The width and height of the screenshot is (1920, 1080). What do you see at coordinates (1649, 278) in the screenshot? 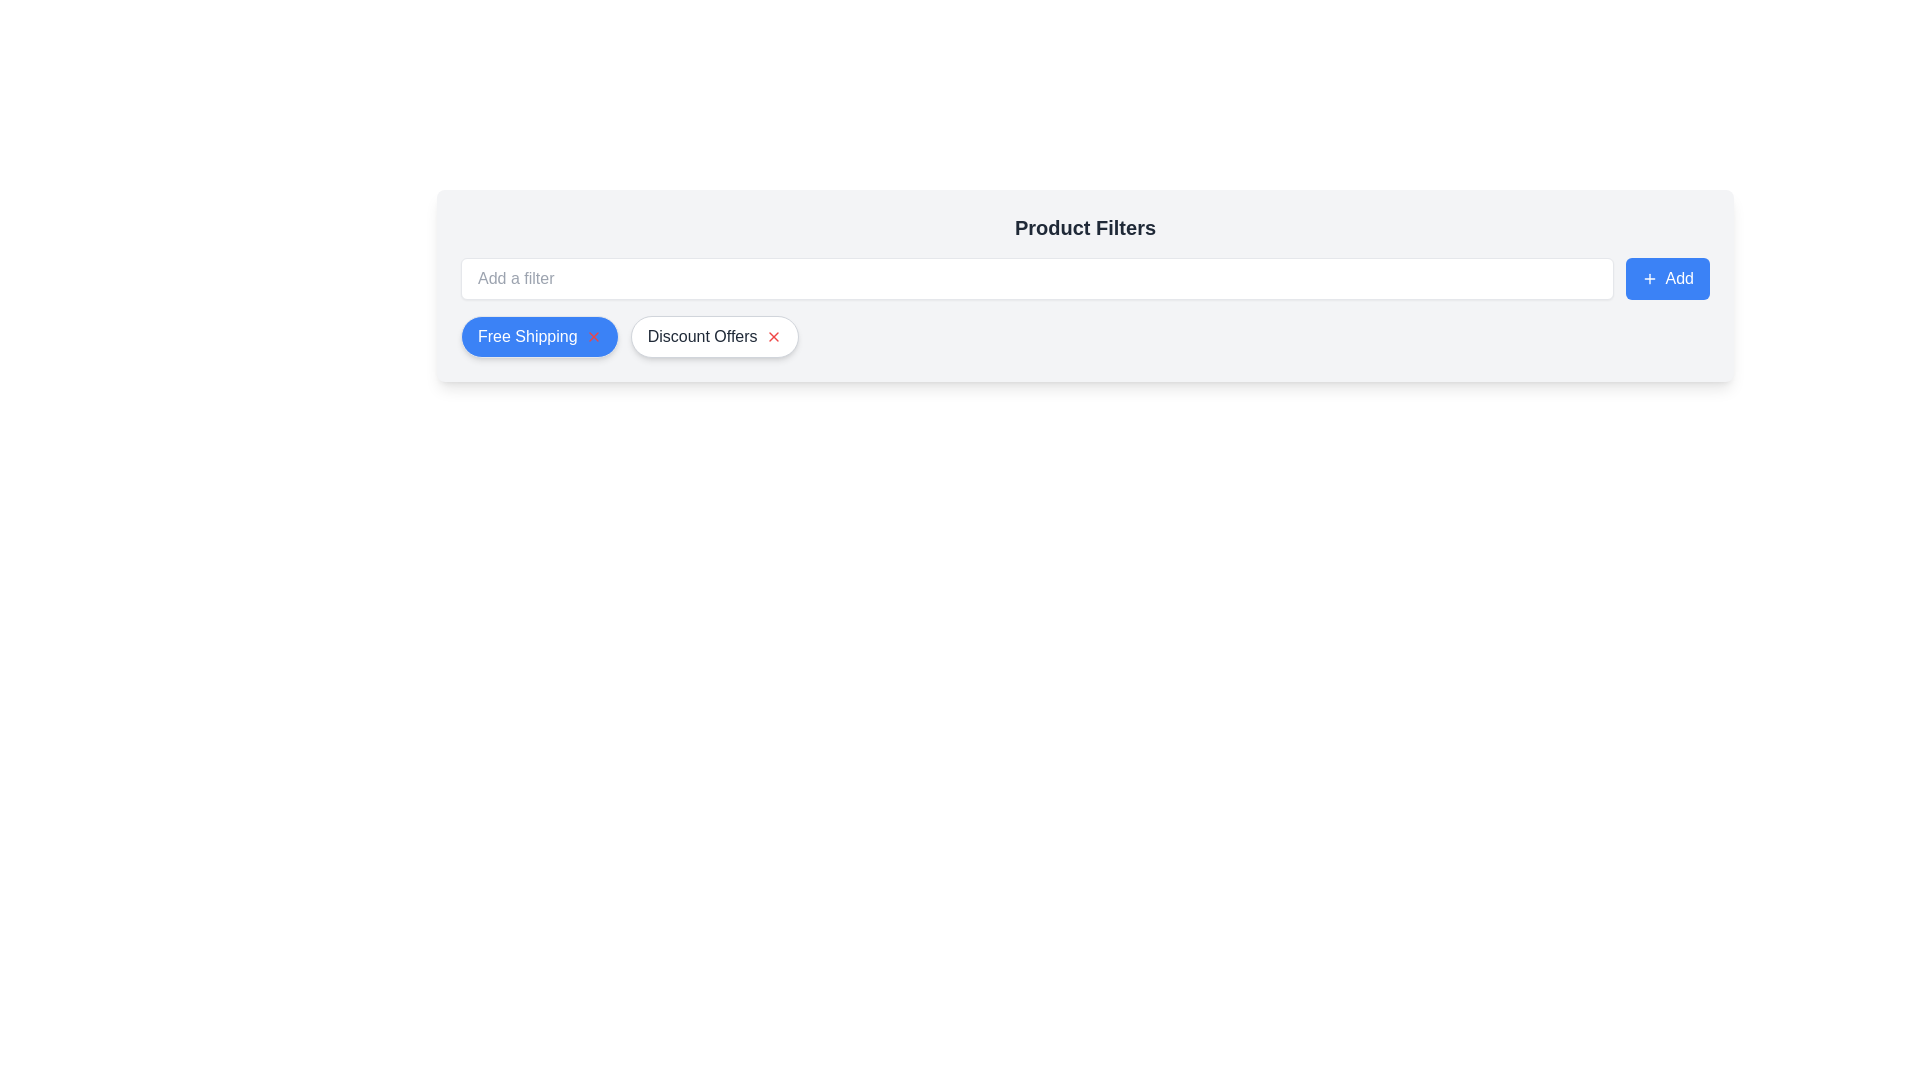
I see `the blue button labeled 'Add' which contains the icon for adding a new item or filter` at bounding box center [1649, 278].